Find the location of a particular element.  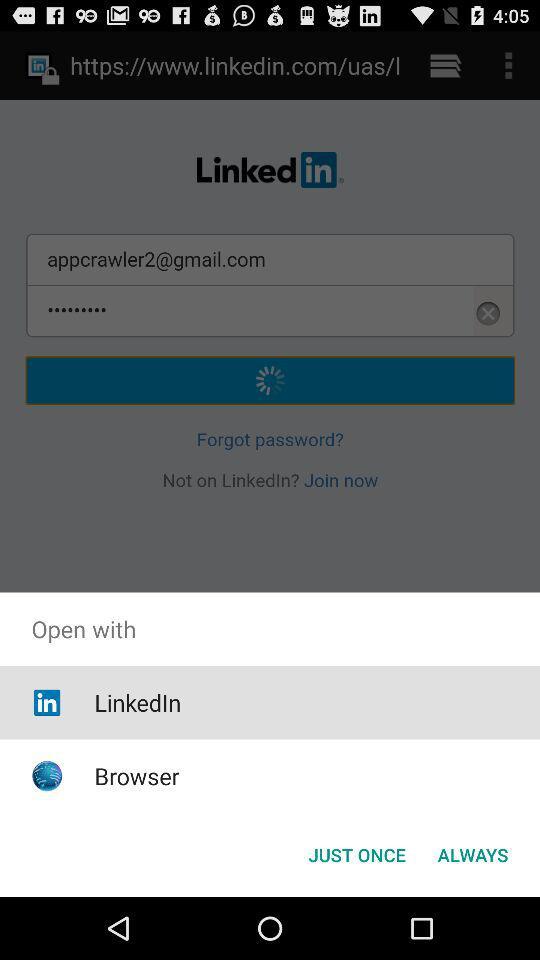

the item below the open with is located at coordinates (136, 702).